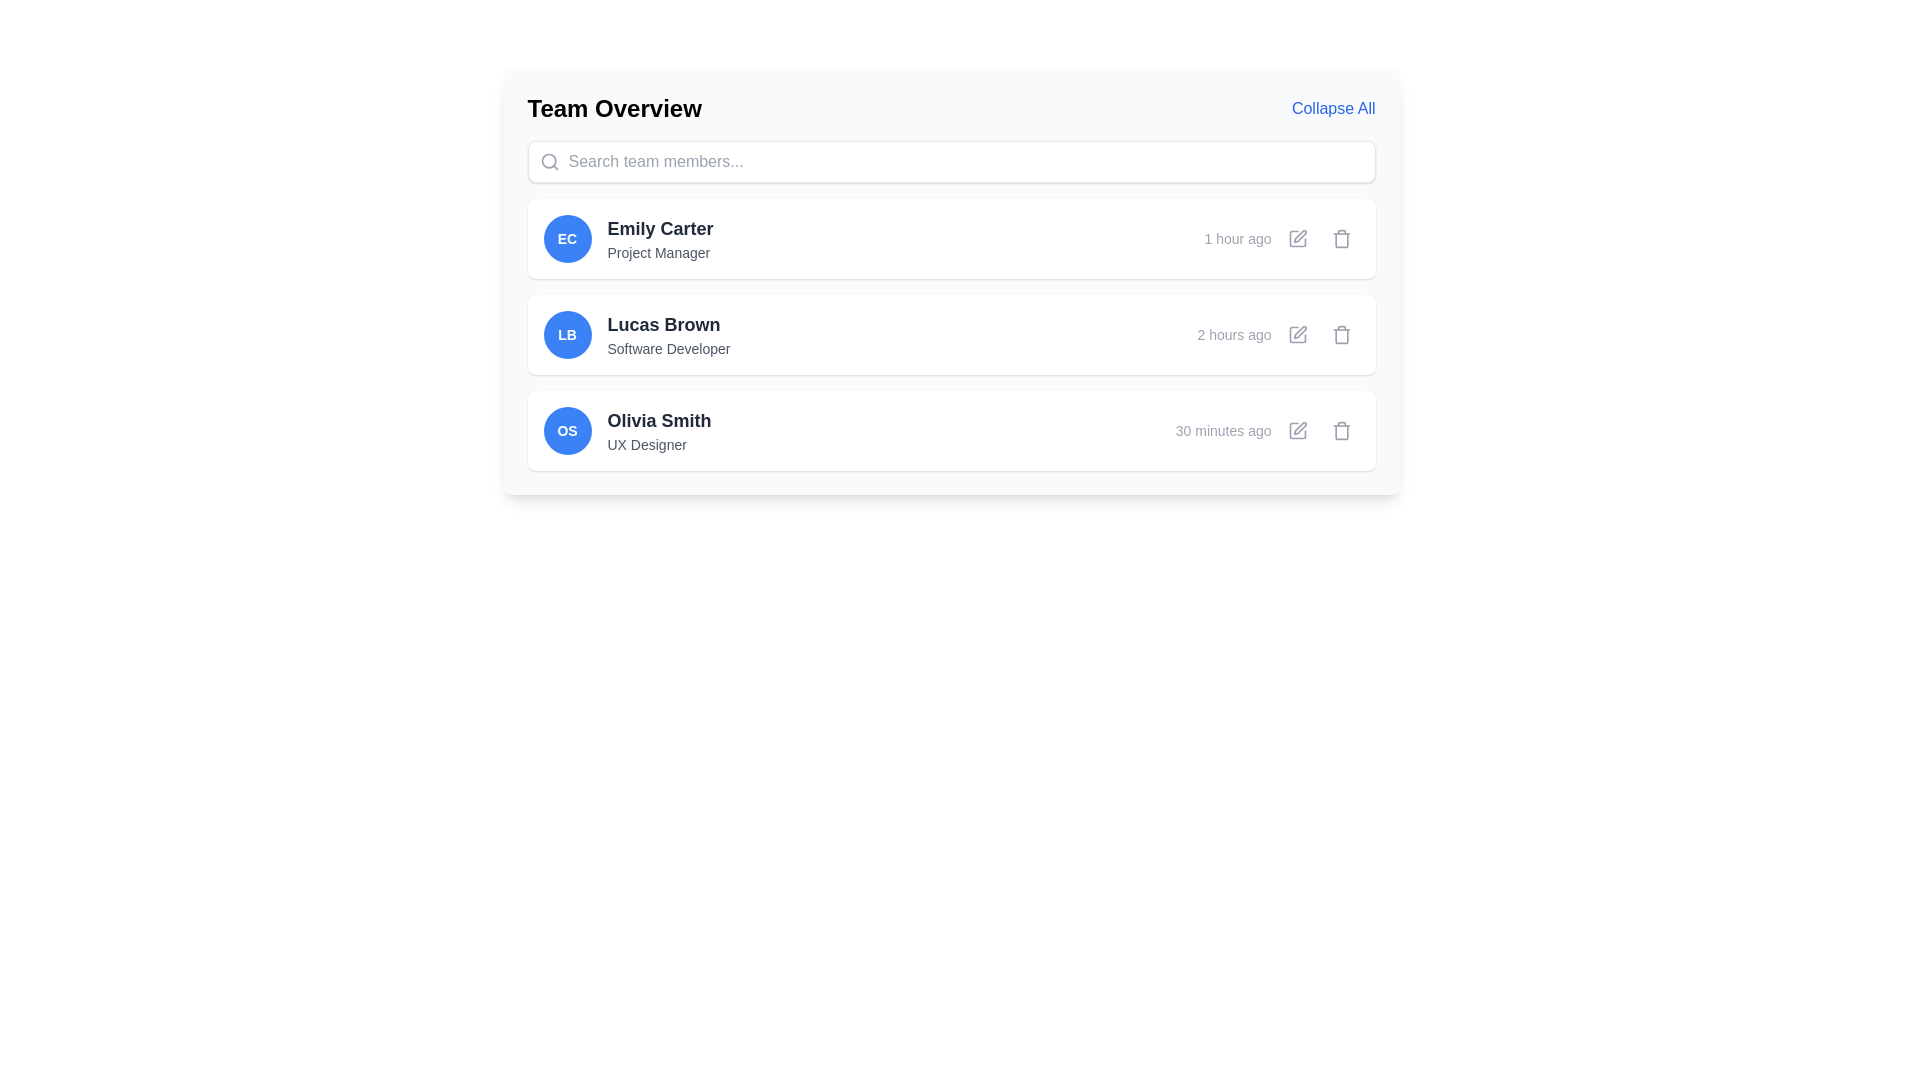 The image size is (1920, 1080). I want to click on the avatar icon representing 'Lucas Brown' by moving the cursor to its center point, so click(566, 334).